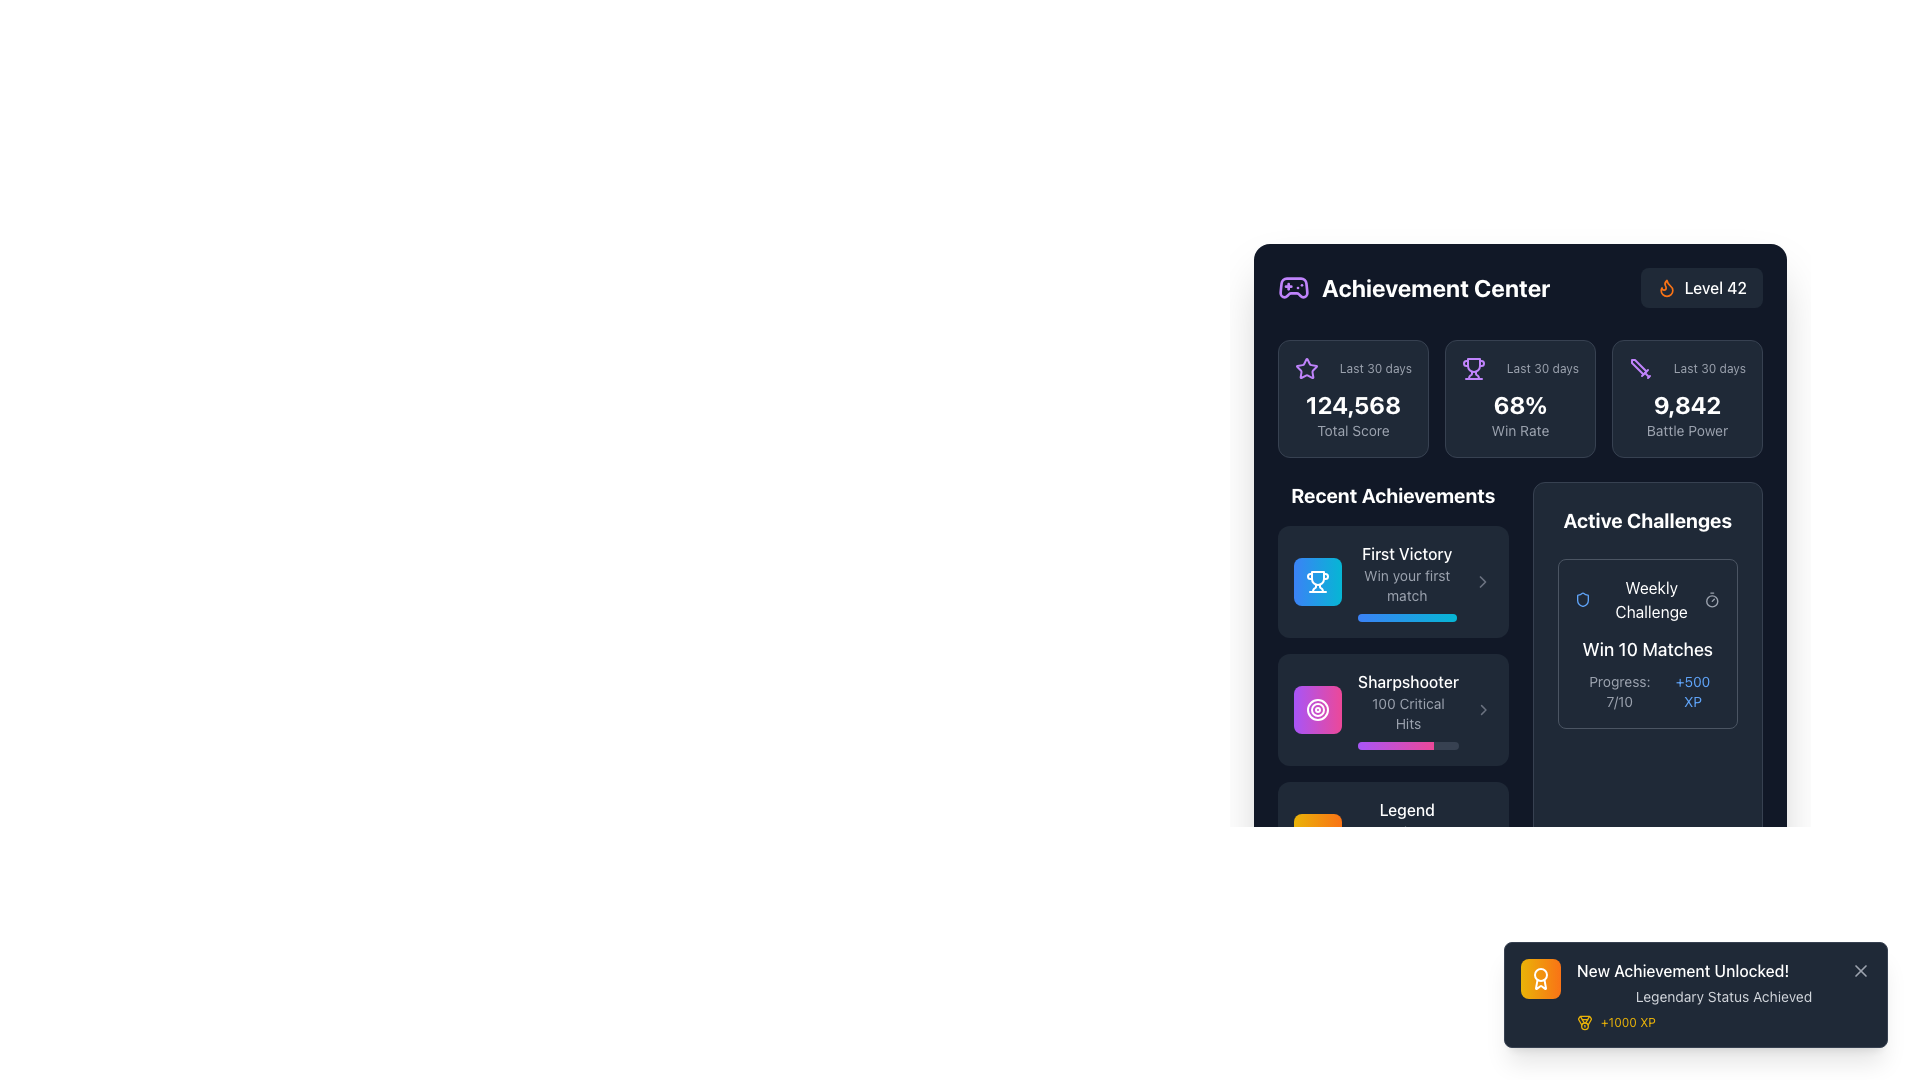 This screenshot has width=1920, height=1080. Describe the element at coordinates (1318, 578) in the screenshot. I see `the 'Win Rate' icon in the Achievement Center section, which is visually emphasized as part of the statistical metrics` at that location.